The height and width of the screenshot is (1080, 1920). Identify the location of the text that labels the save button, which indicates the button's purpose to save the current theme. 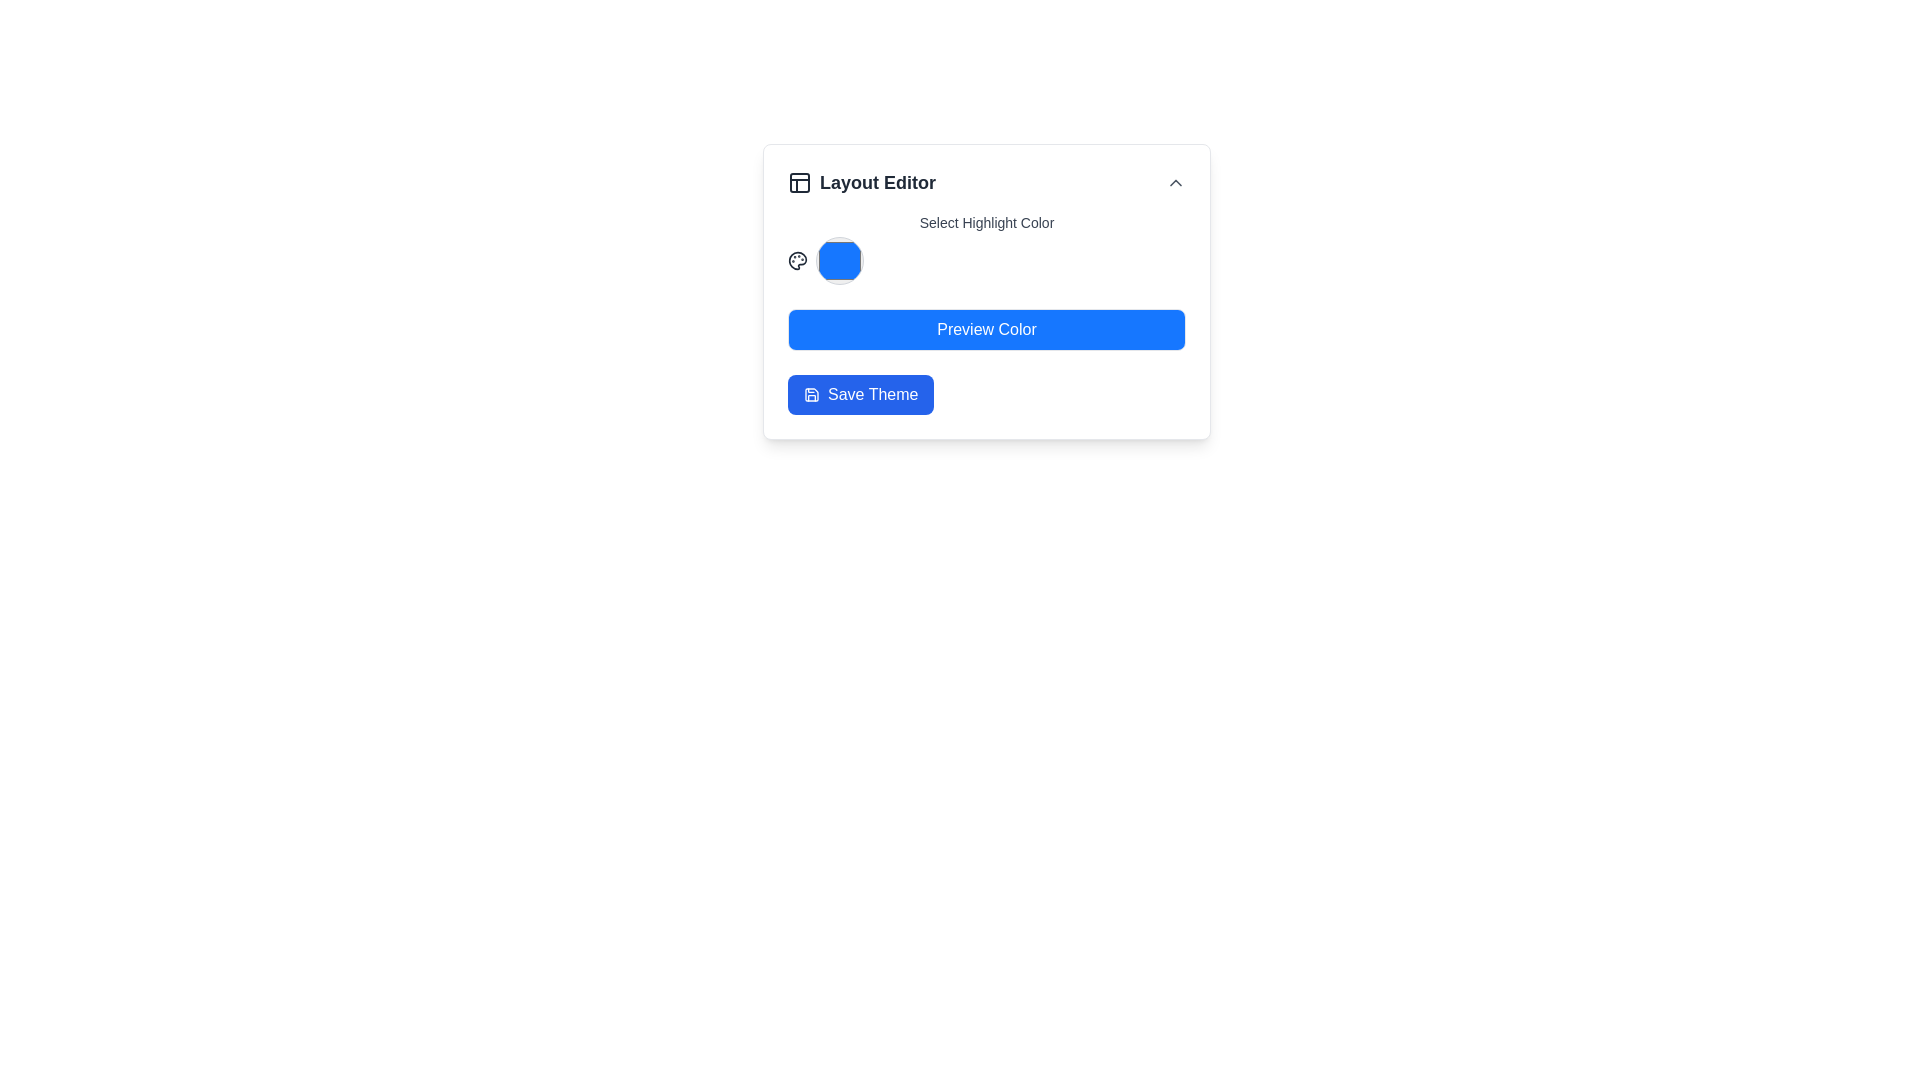
(873, 394).